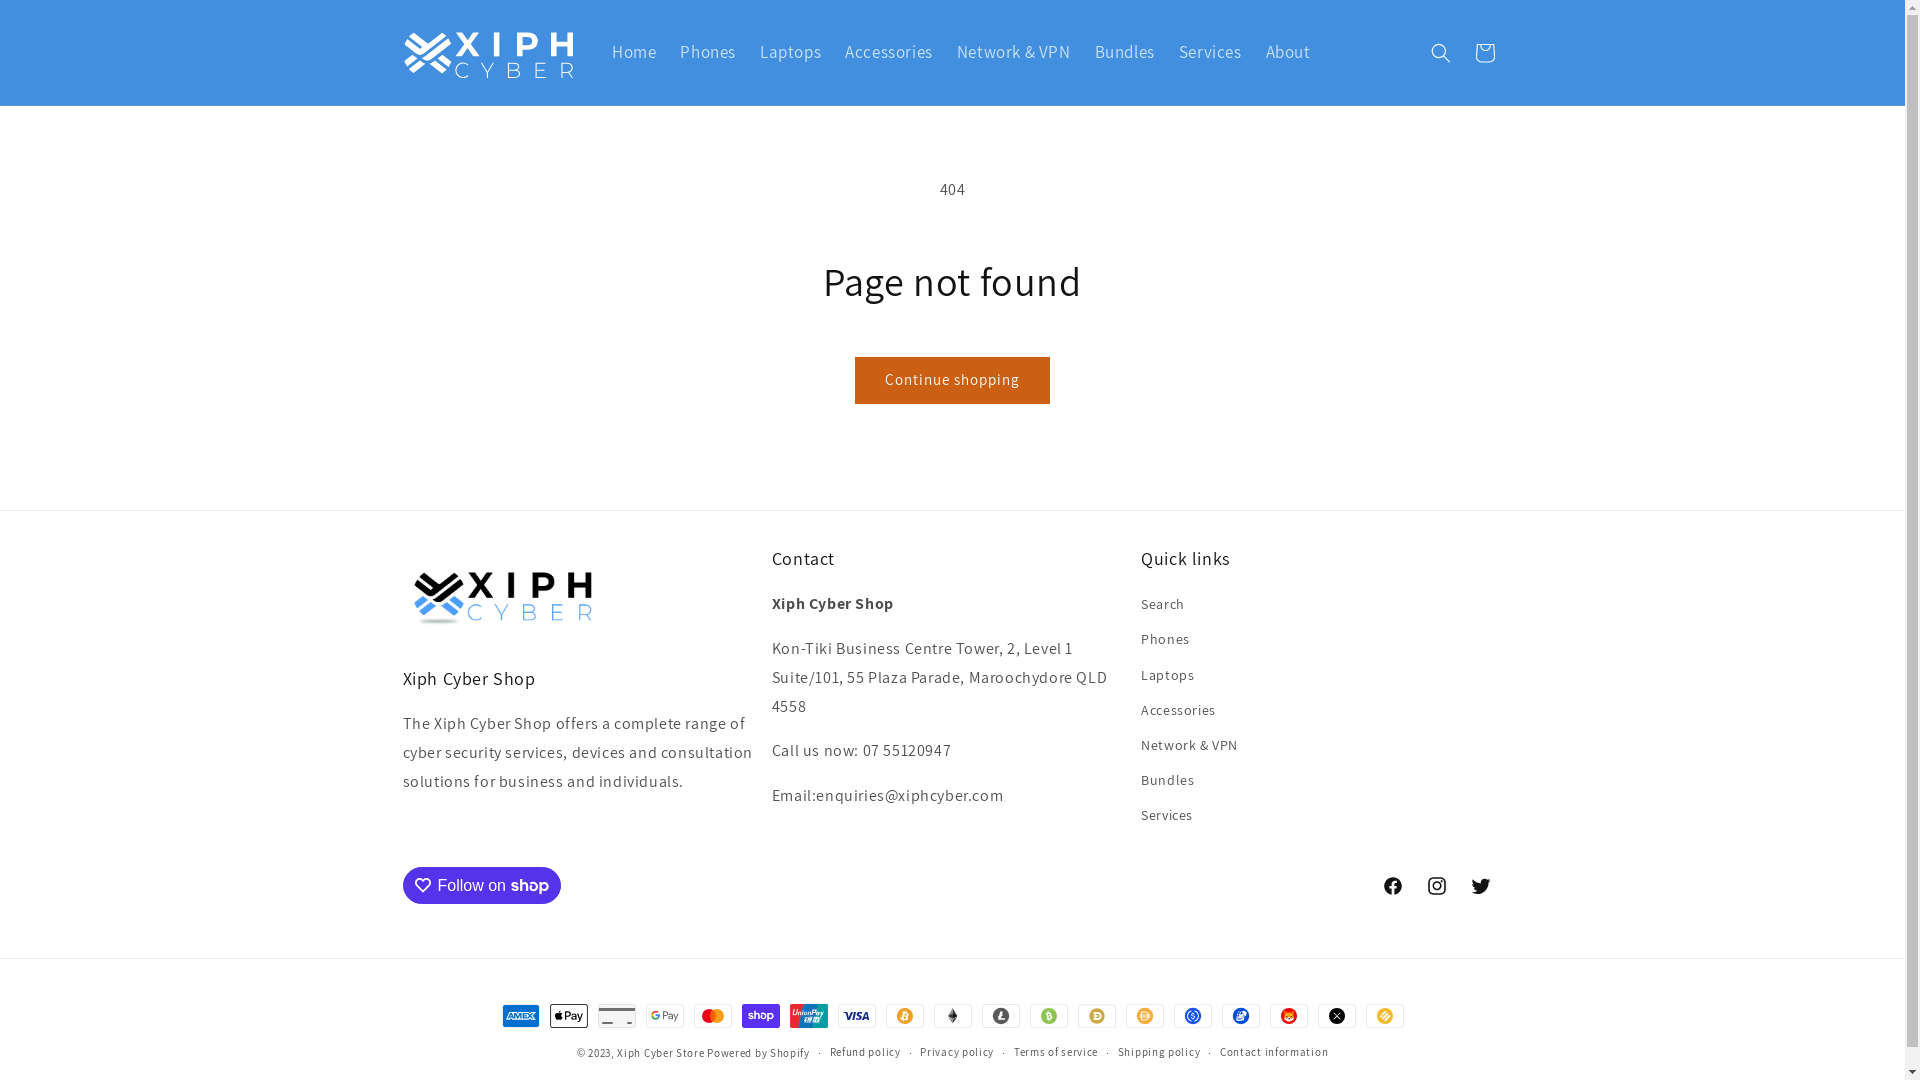  I want to click on 'Continue shopping', so click(951, 380).